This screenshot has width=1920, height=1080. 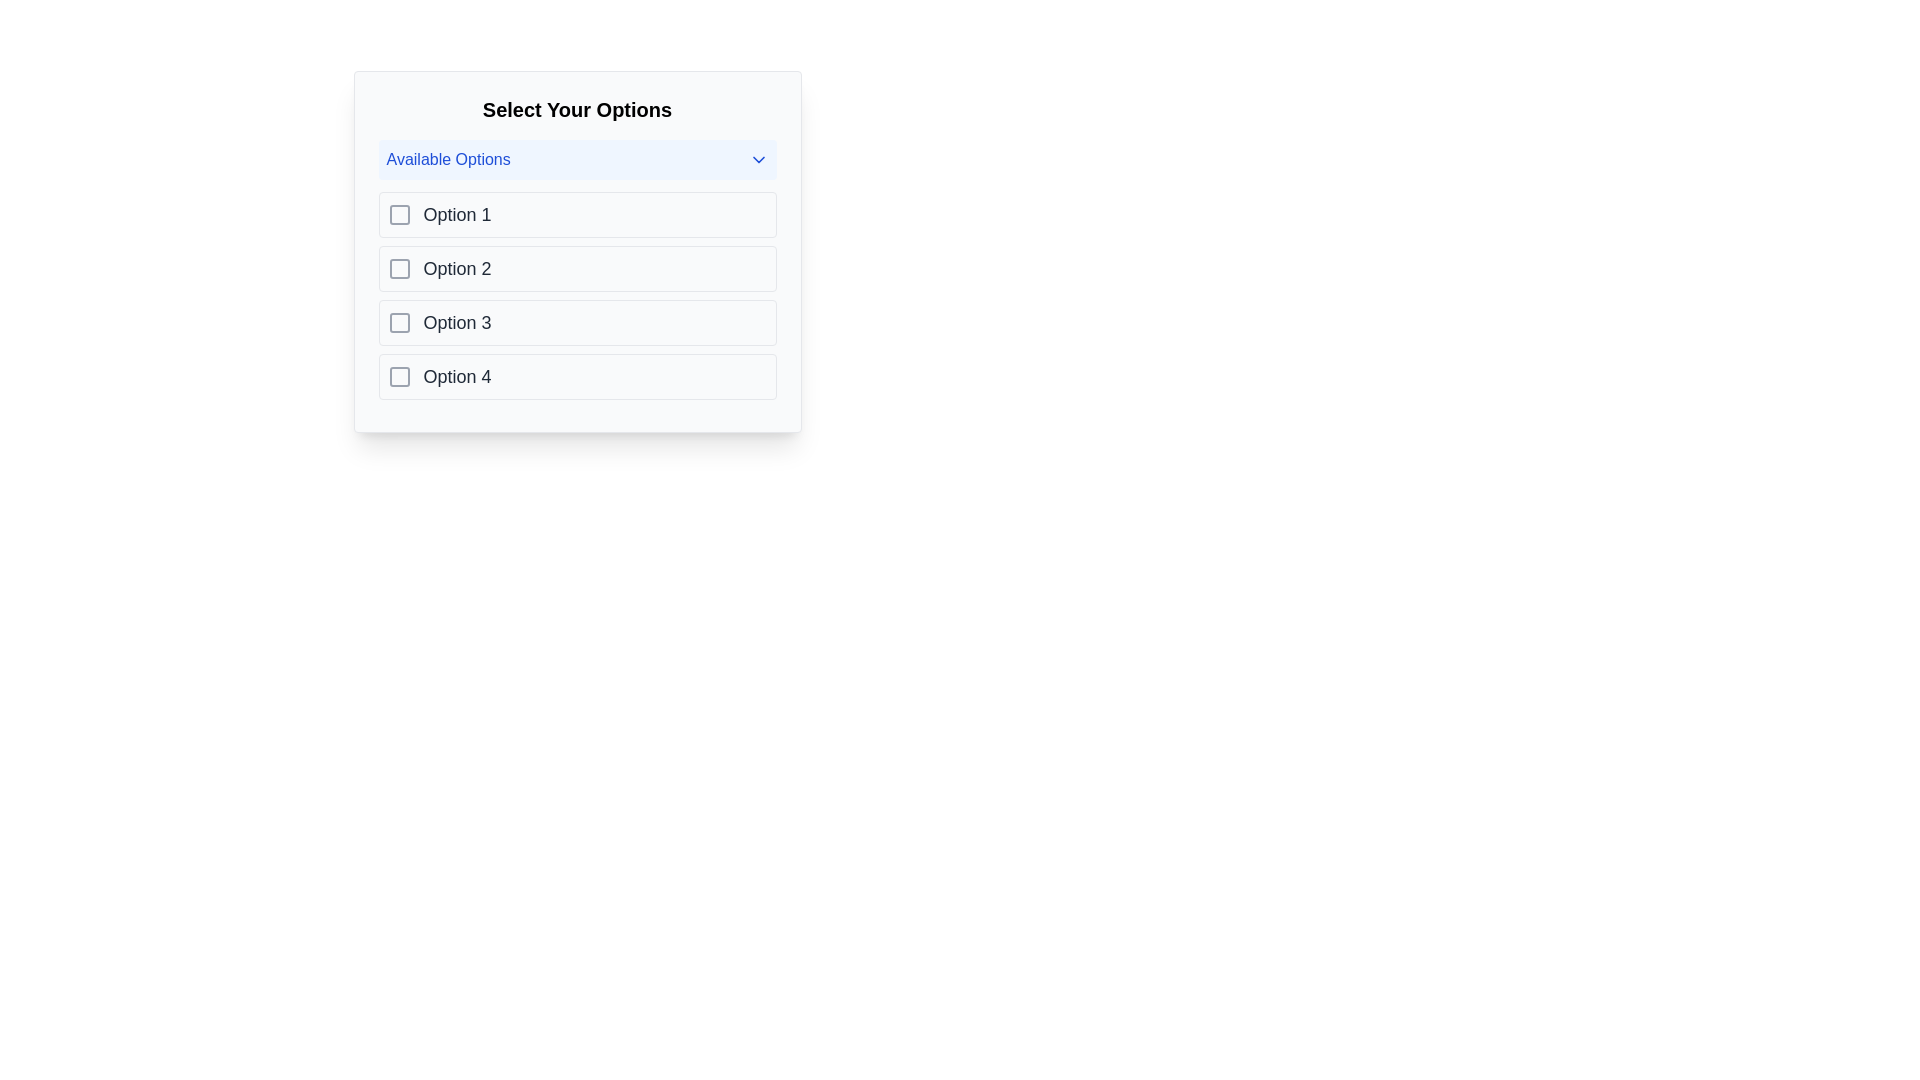 What do you see at coordinates (576, 268) in the screenshot?
I see `the second checkbox option in the list` at bounding box center [576, 268].